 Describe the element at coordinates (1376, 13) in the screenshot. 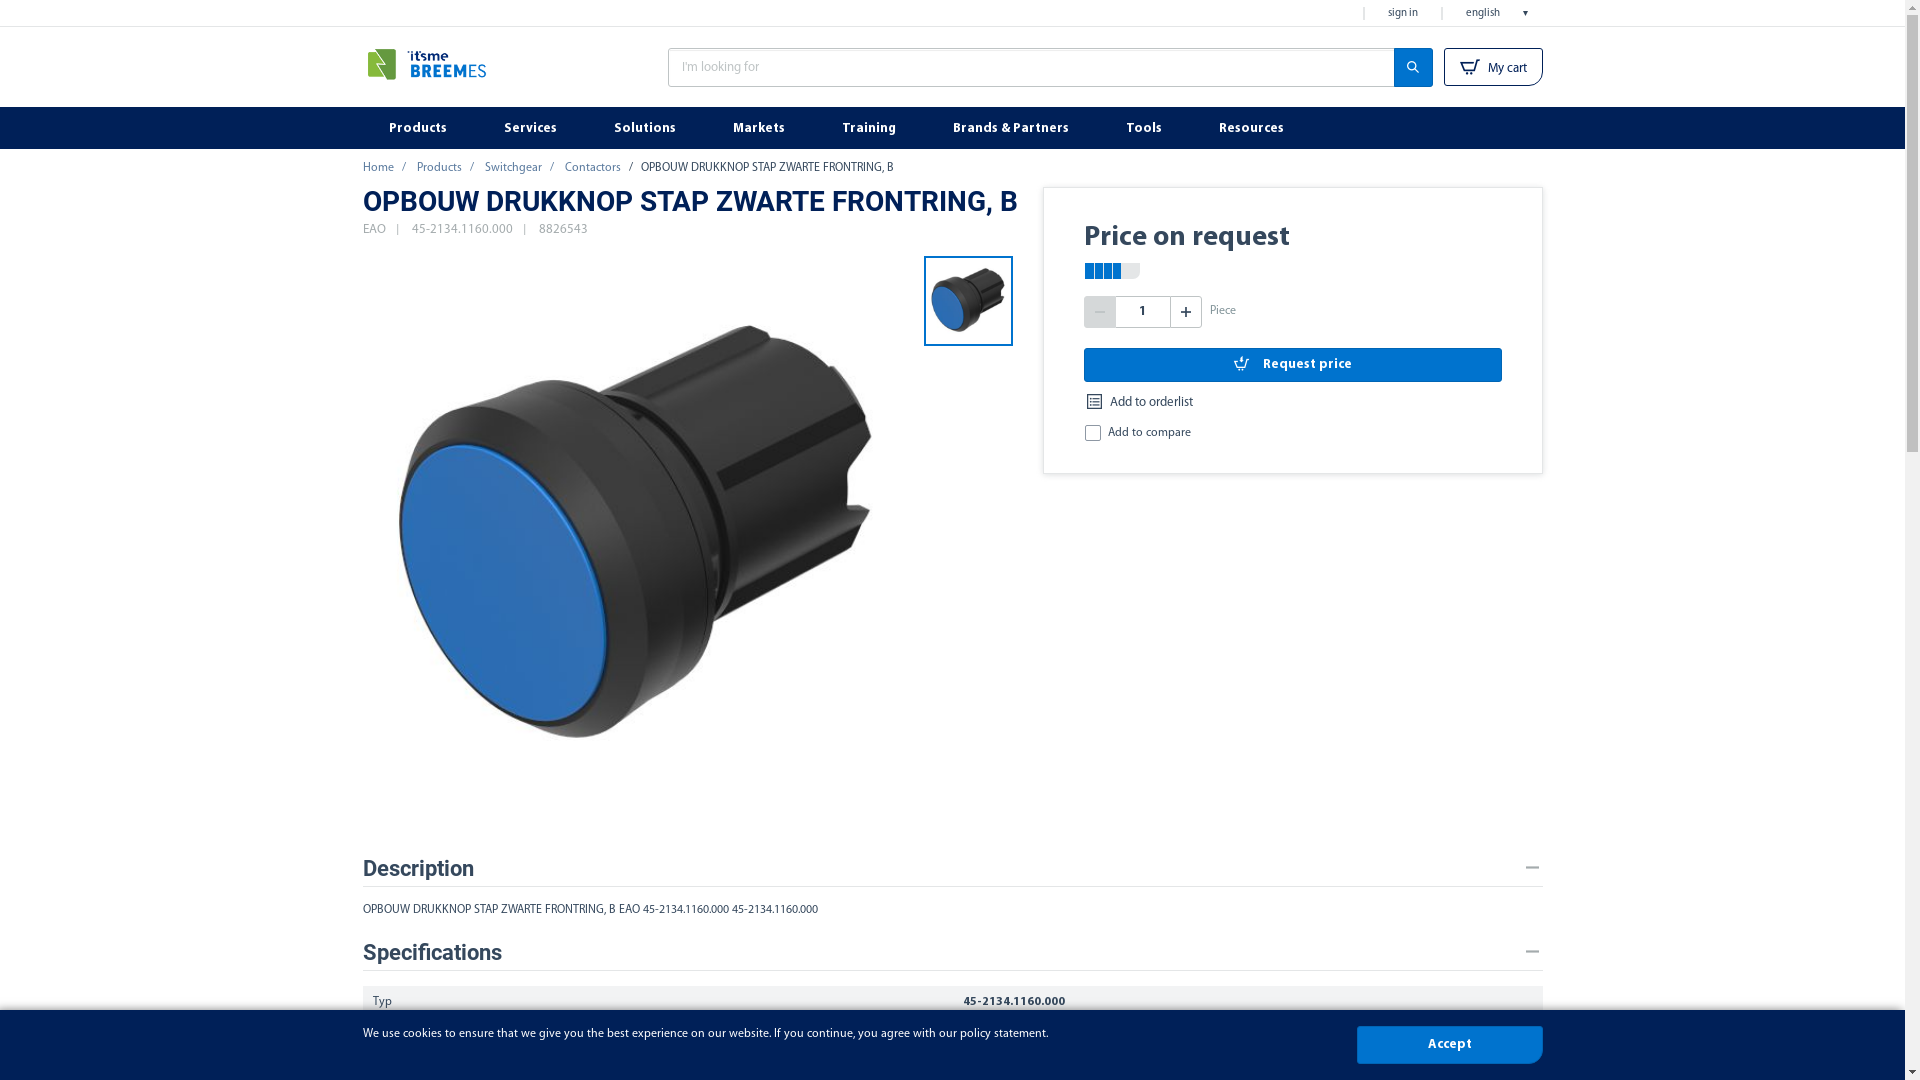

I see `'sign in'` at that location.